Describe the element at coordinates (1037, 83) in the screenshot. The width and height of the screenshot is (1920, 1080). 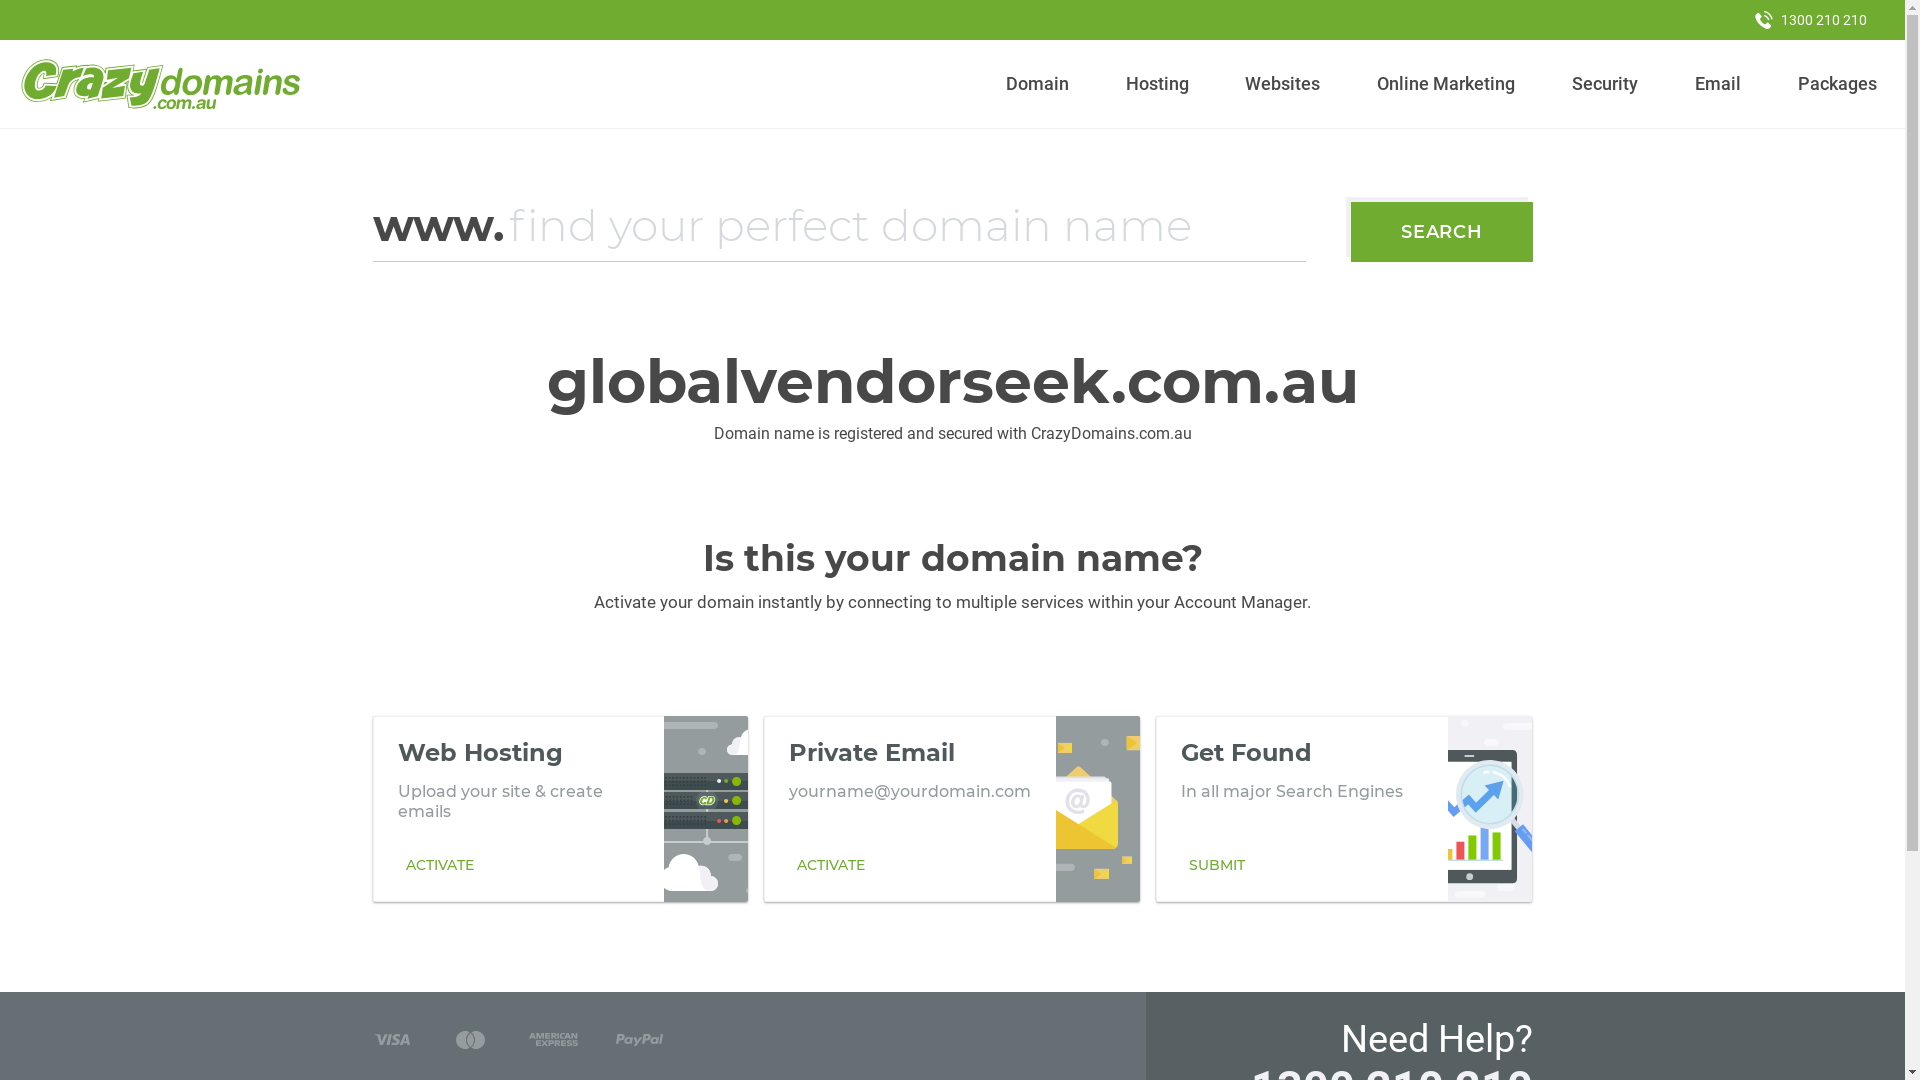
I see `'Domain'` at that location.